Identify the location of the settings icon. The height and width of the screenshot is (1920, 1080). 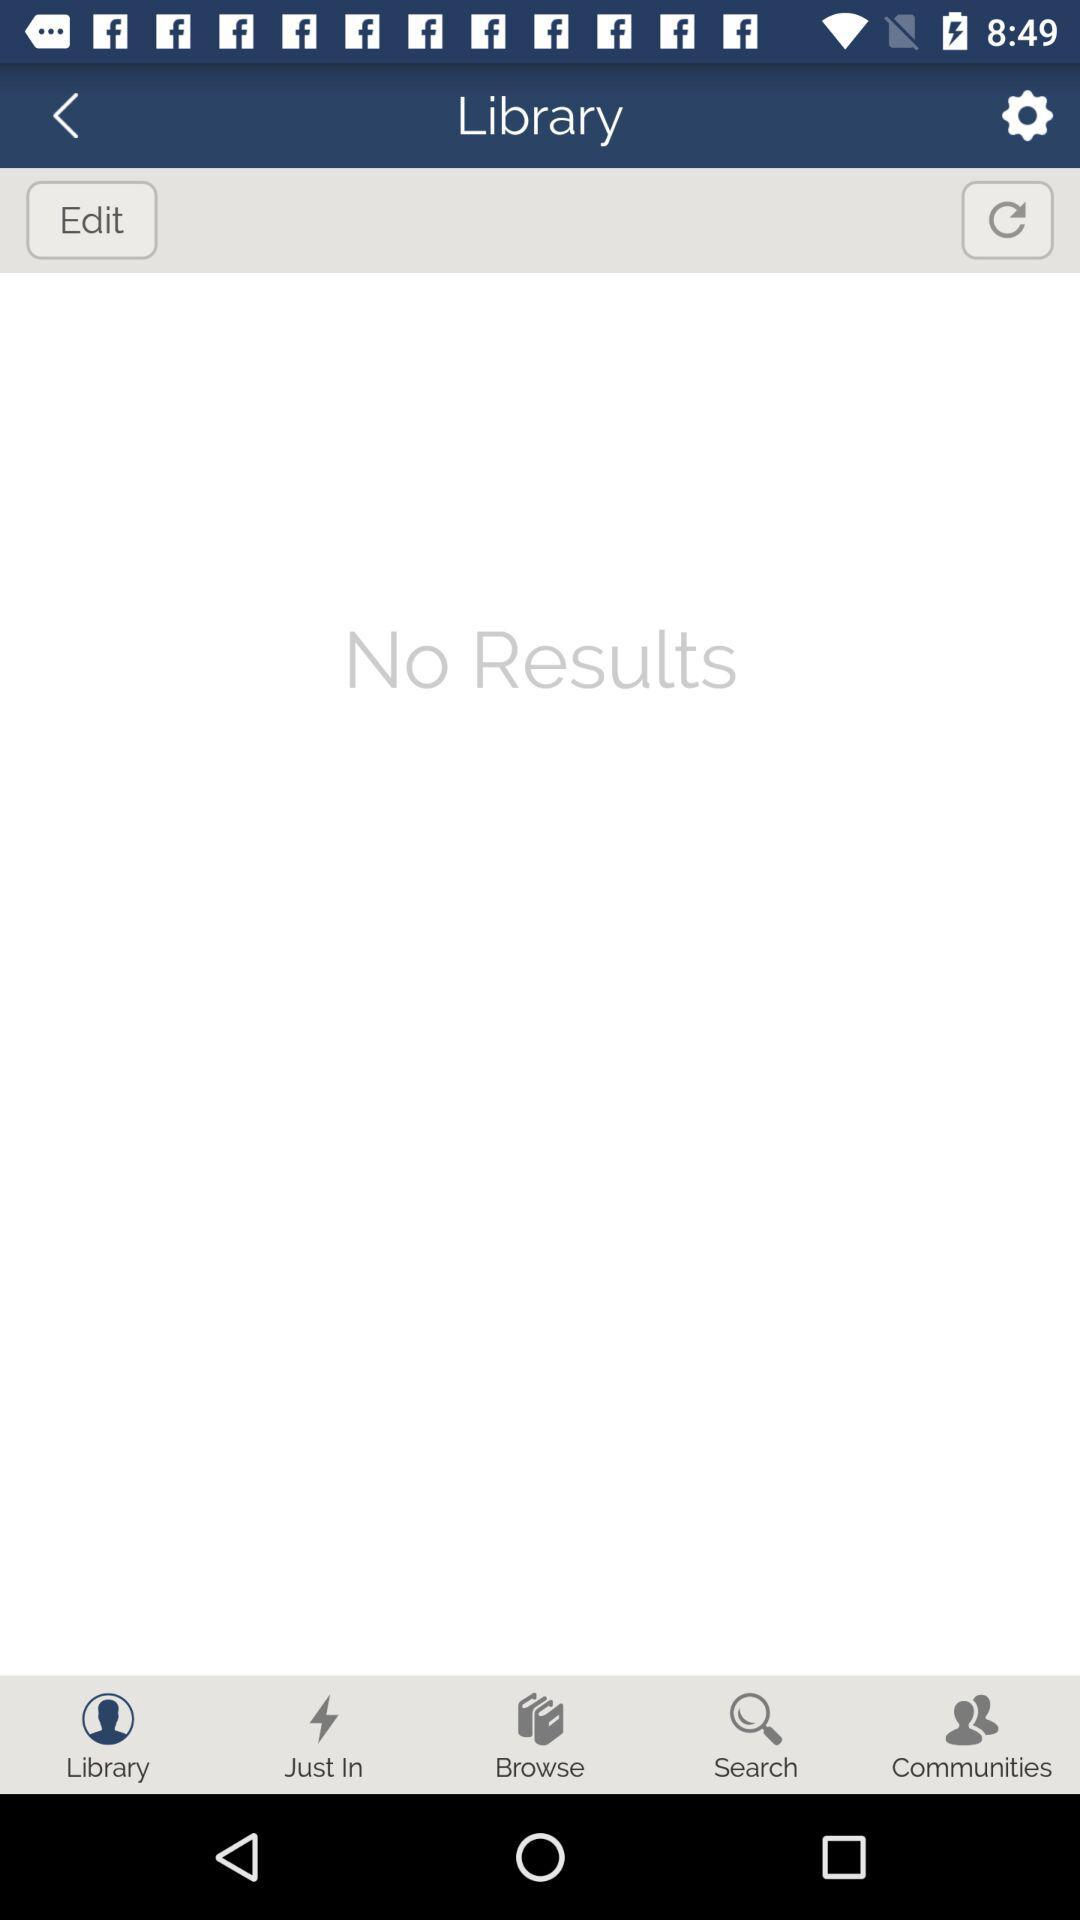
(1014, 114).